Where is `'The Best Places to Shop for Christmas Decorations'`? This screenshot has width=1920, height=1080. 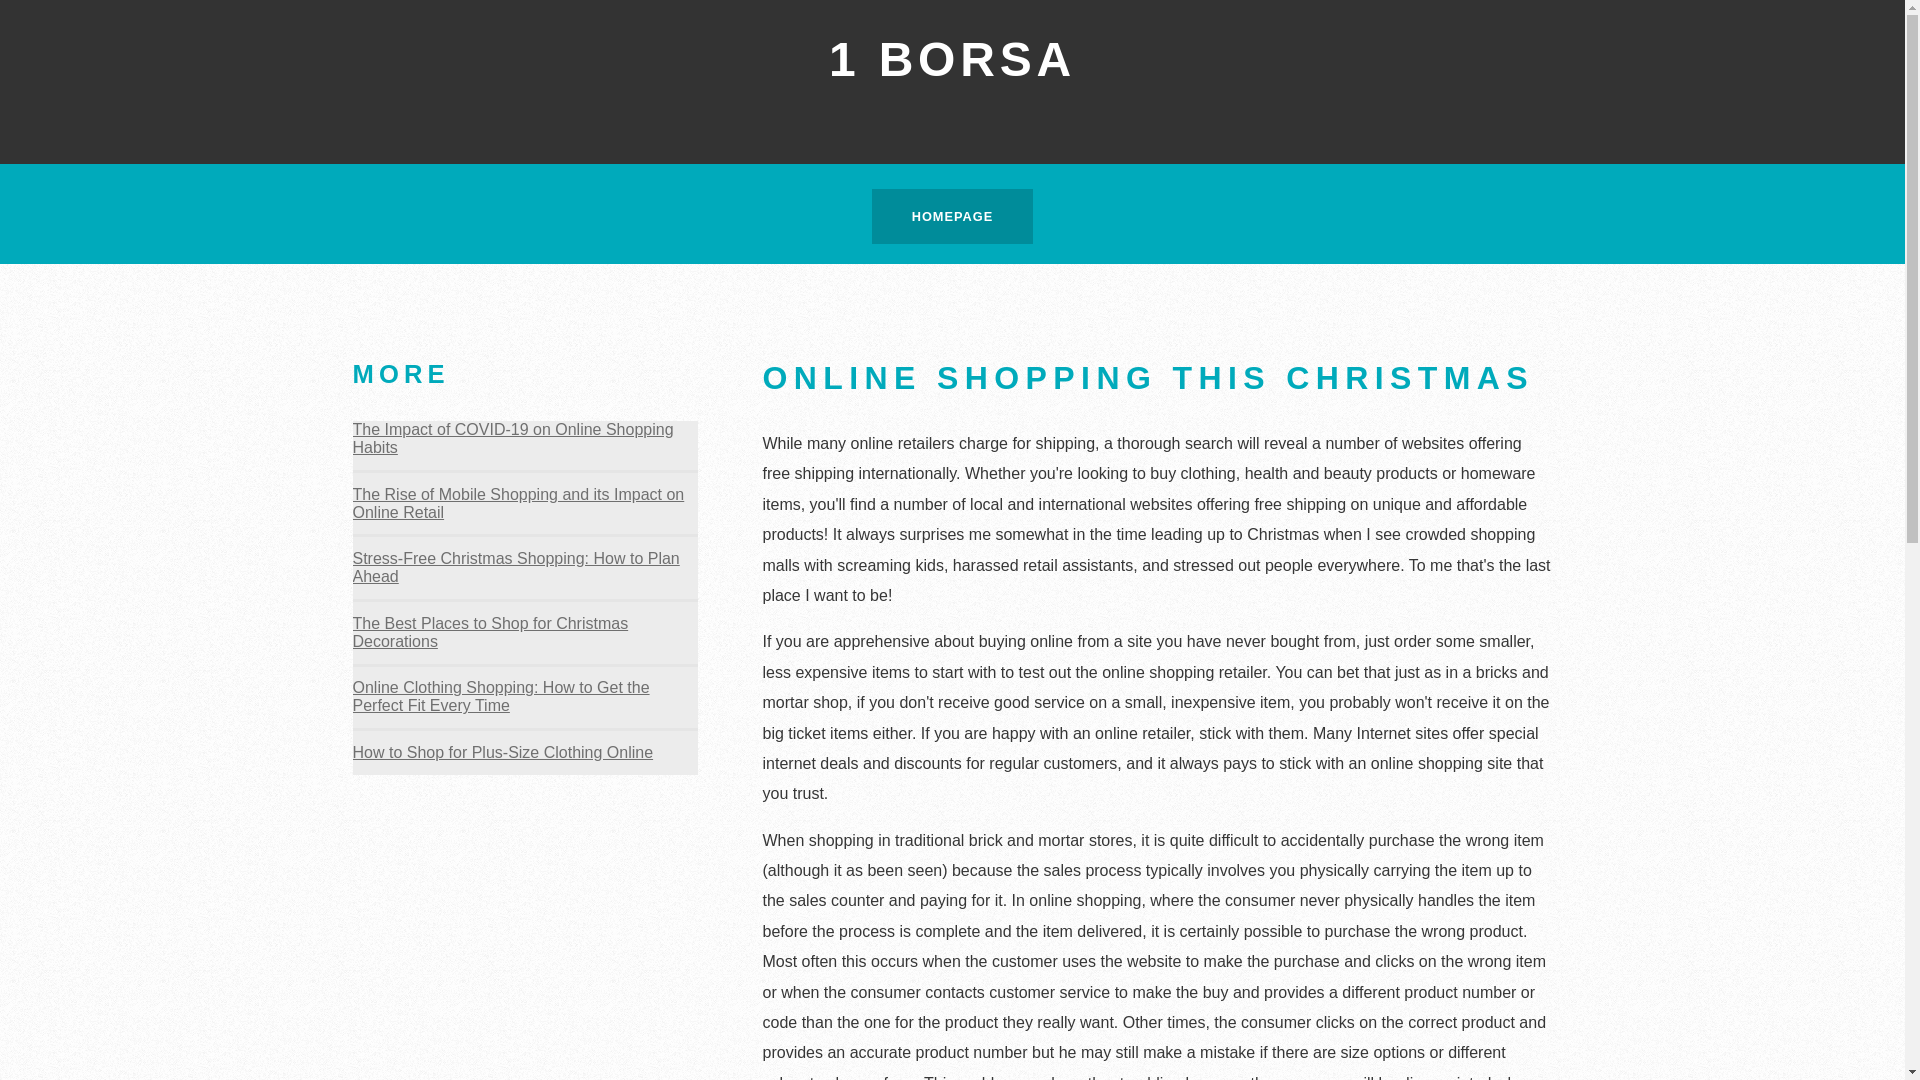 'The Best Places to Shop for Christmas Decorations' is located at coordinates (351, 632).